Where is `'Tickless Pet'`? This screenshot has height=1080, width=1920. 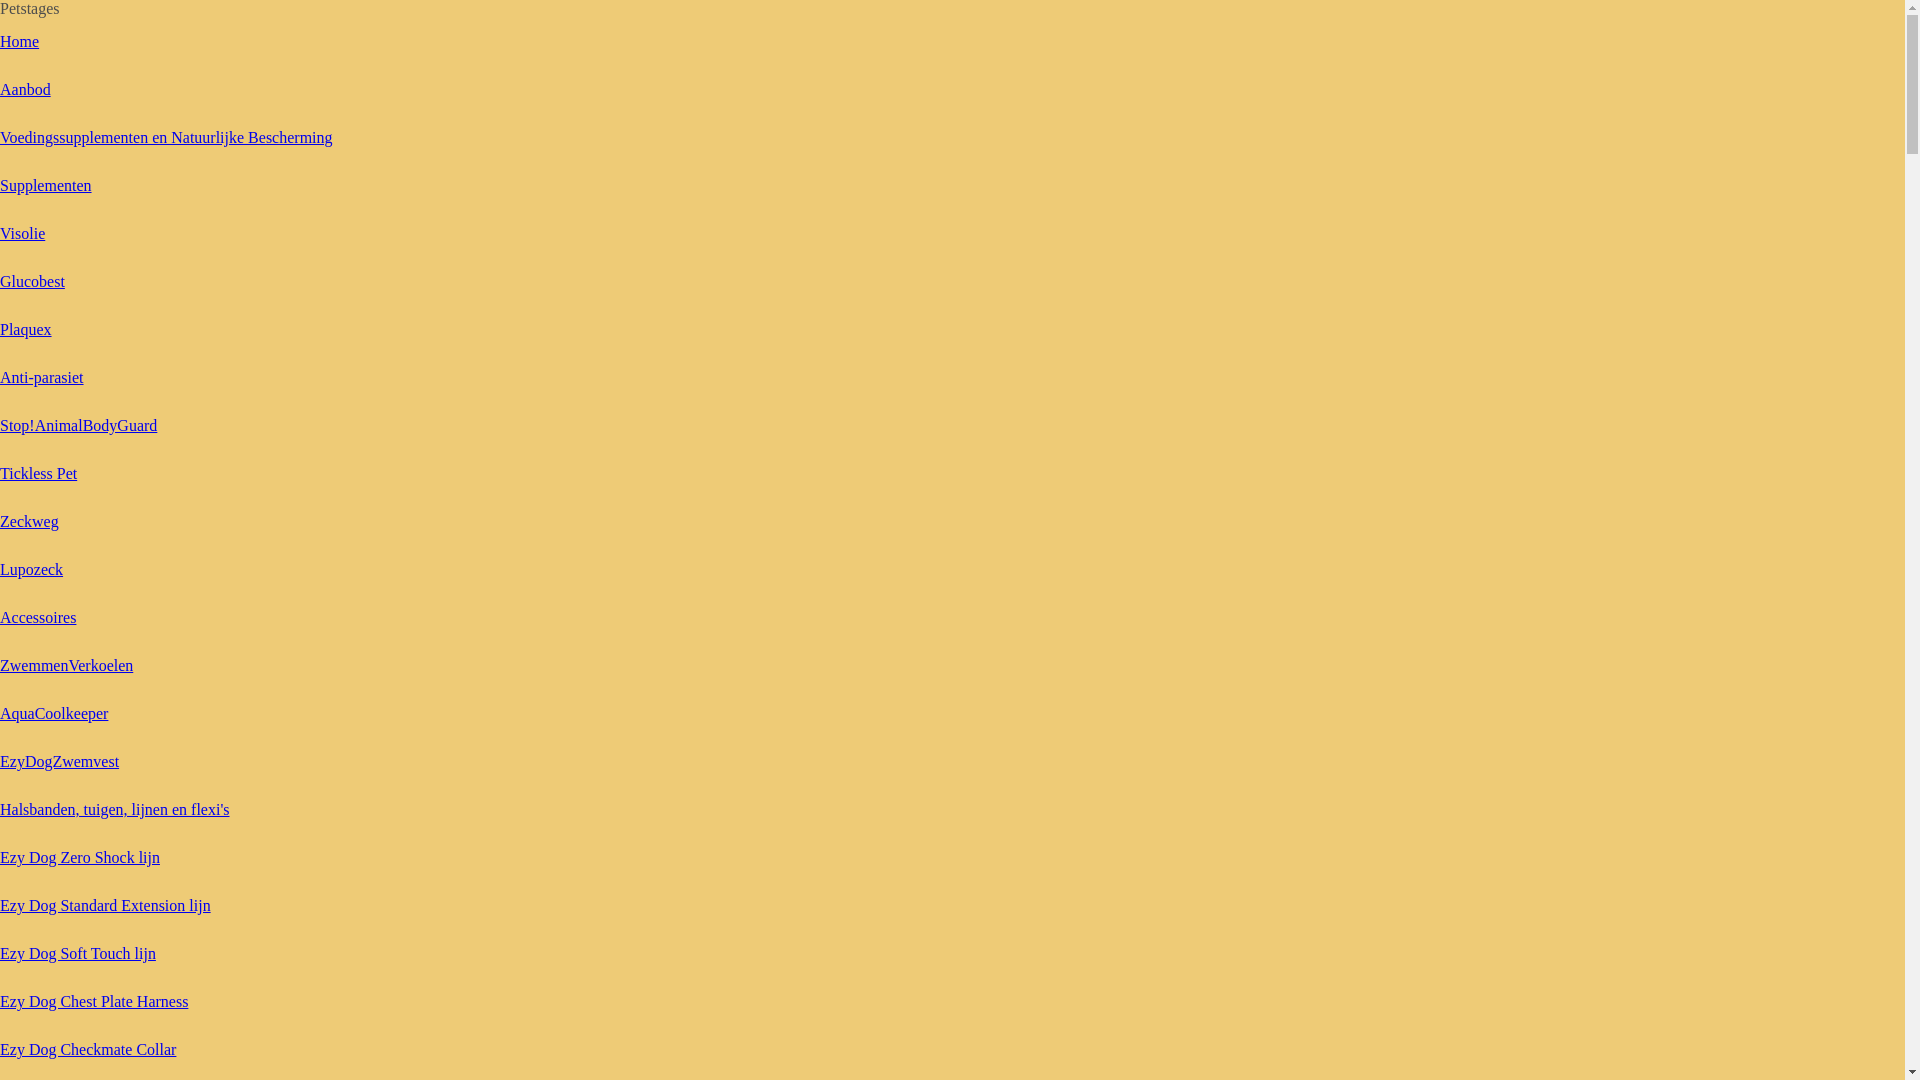
'Tickless Pet' is located at coordinates (38, 473).